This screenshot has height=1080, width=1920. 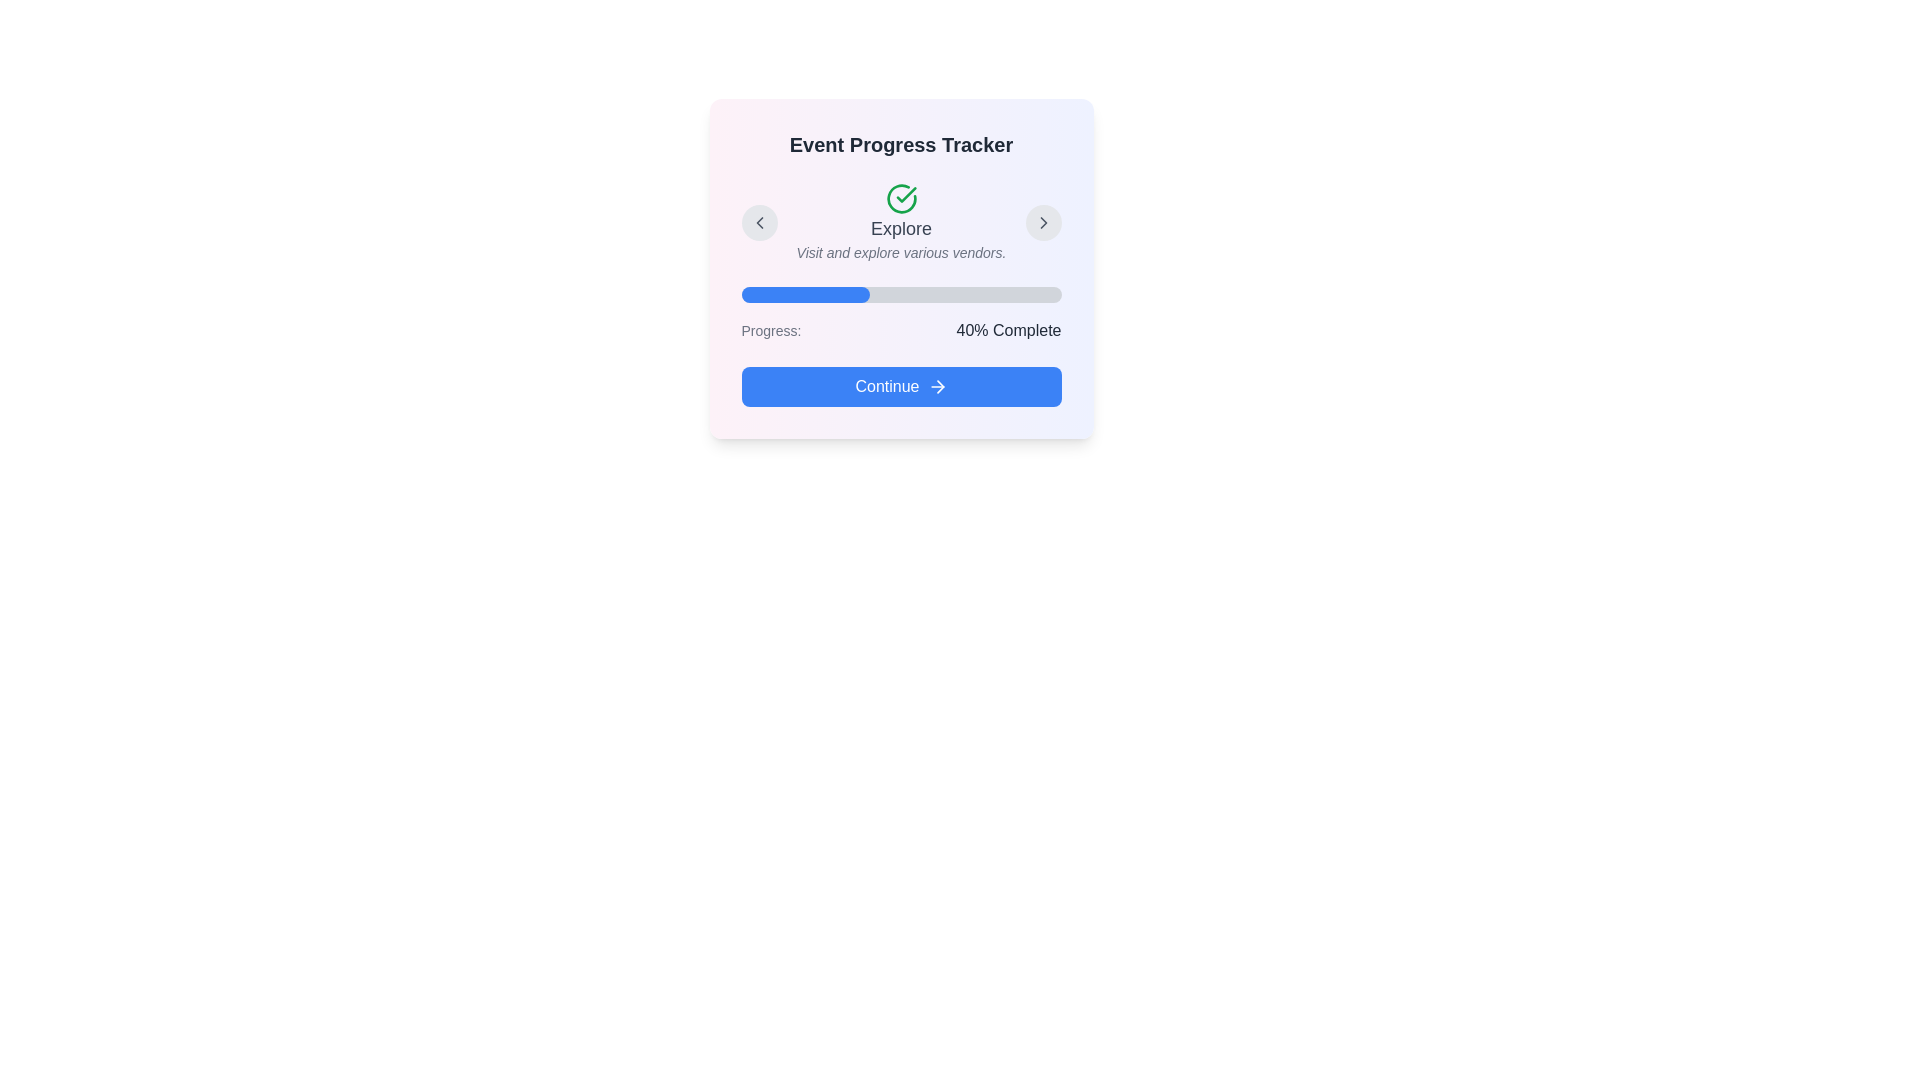 What do you see at coordinates (770, 330) in the screenshot?
I see `the 'Progress:' text label displayed in a light gray font, which is positioned to the left of the progress bar and adjacent to the percentage completion message` at bounding box center [770, 330].